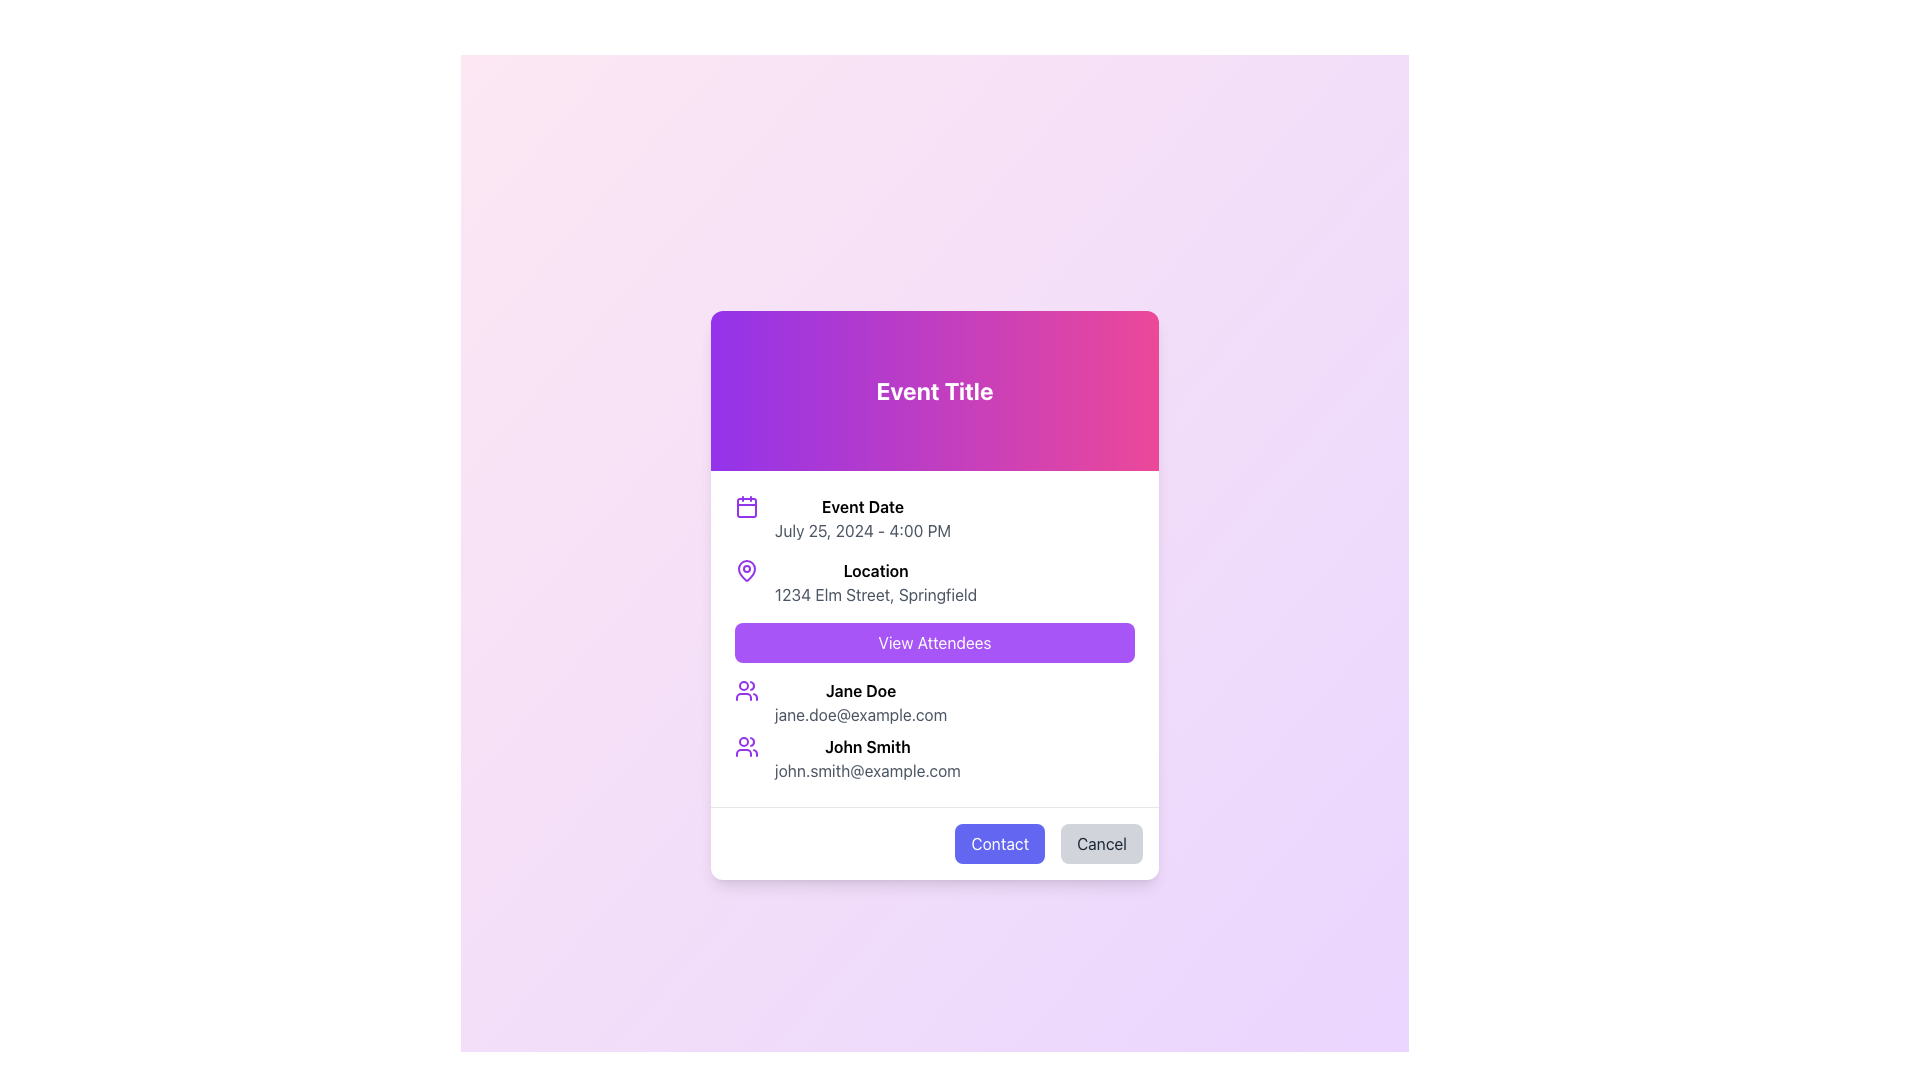 The image size is (1920, 1080). I want to click on the email address text 'jane.doe@example.com' displayed below the name 'Jane Doe' in the User Profile Display, so click(934, 701).